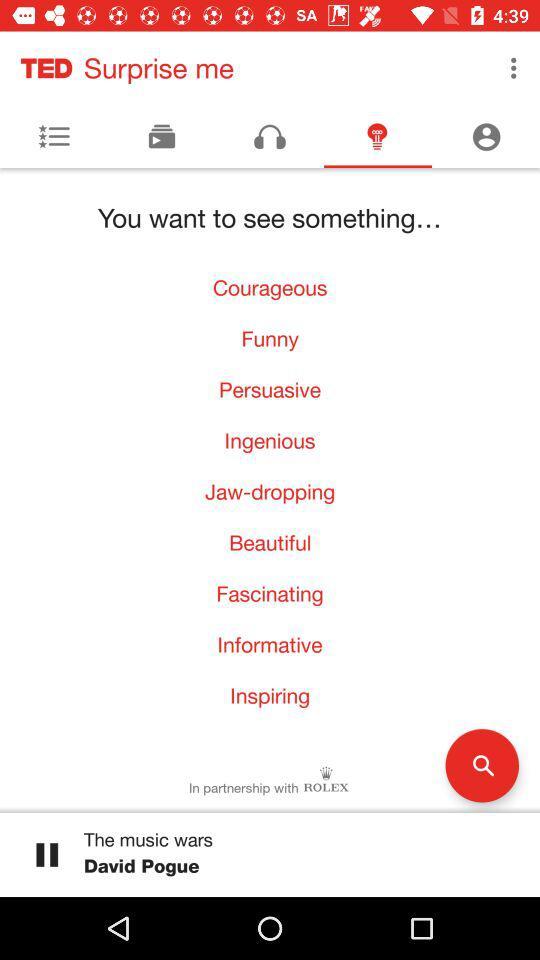 Image resolution: width=540 pixels, height=960 pixels. What do you see at coordinates (270, 388) in the screenshot?
I see `the persuasive item` at bounding box center [270, 388].